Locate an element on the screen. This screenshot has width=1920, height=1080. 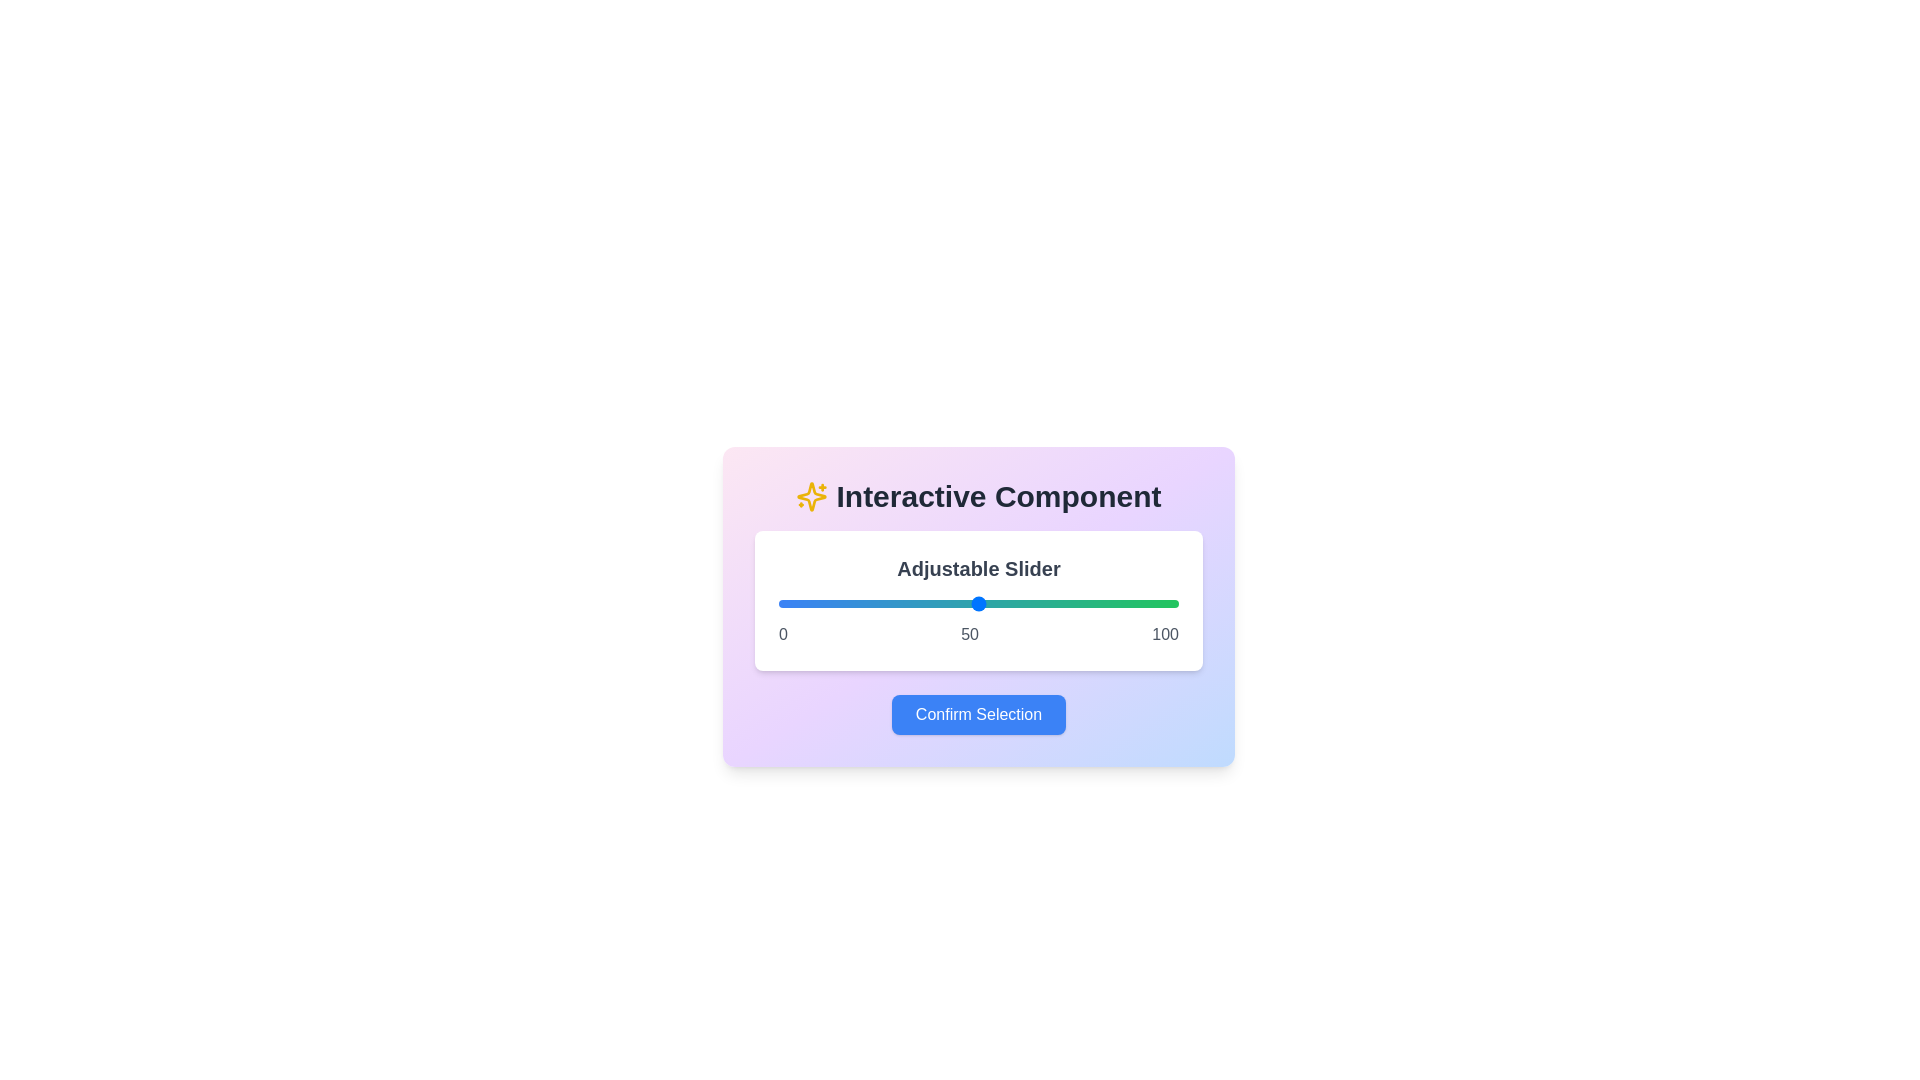
the slider to a specific value 2 is located at coordinates (786, 603).